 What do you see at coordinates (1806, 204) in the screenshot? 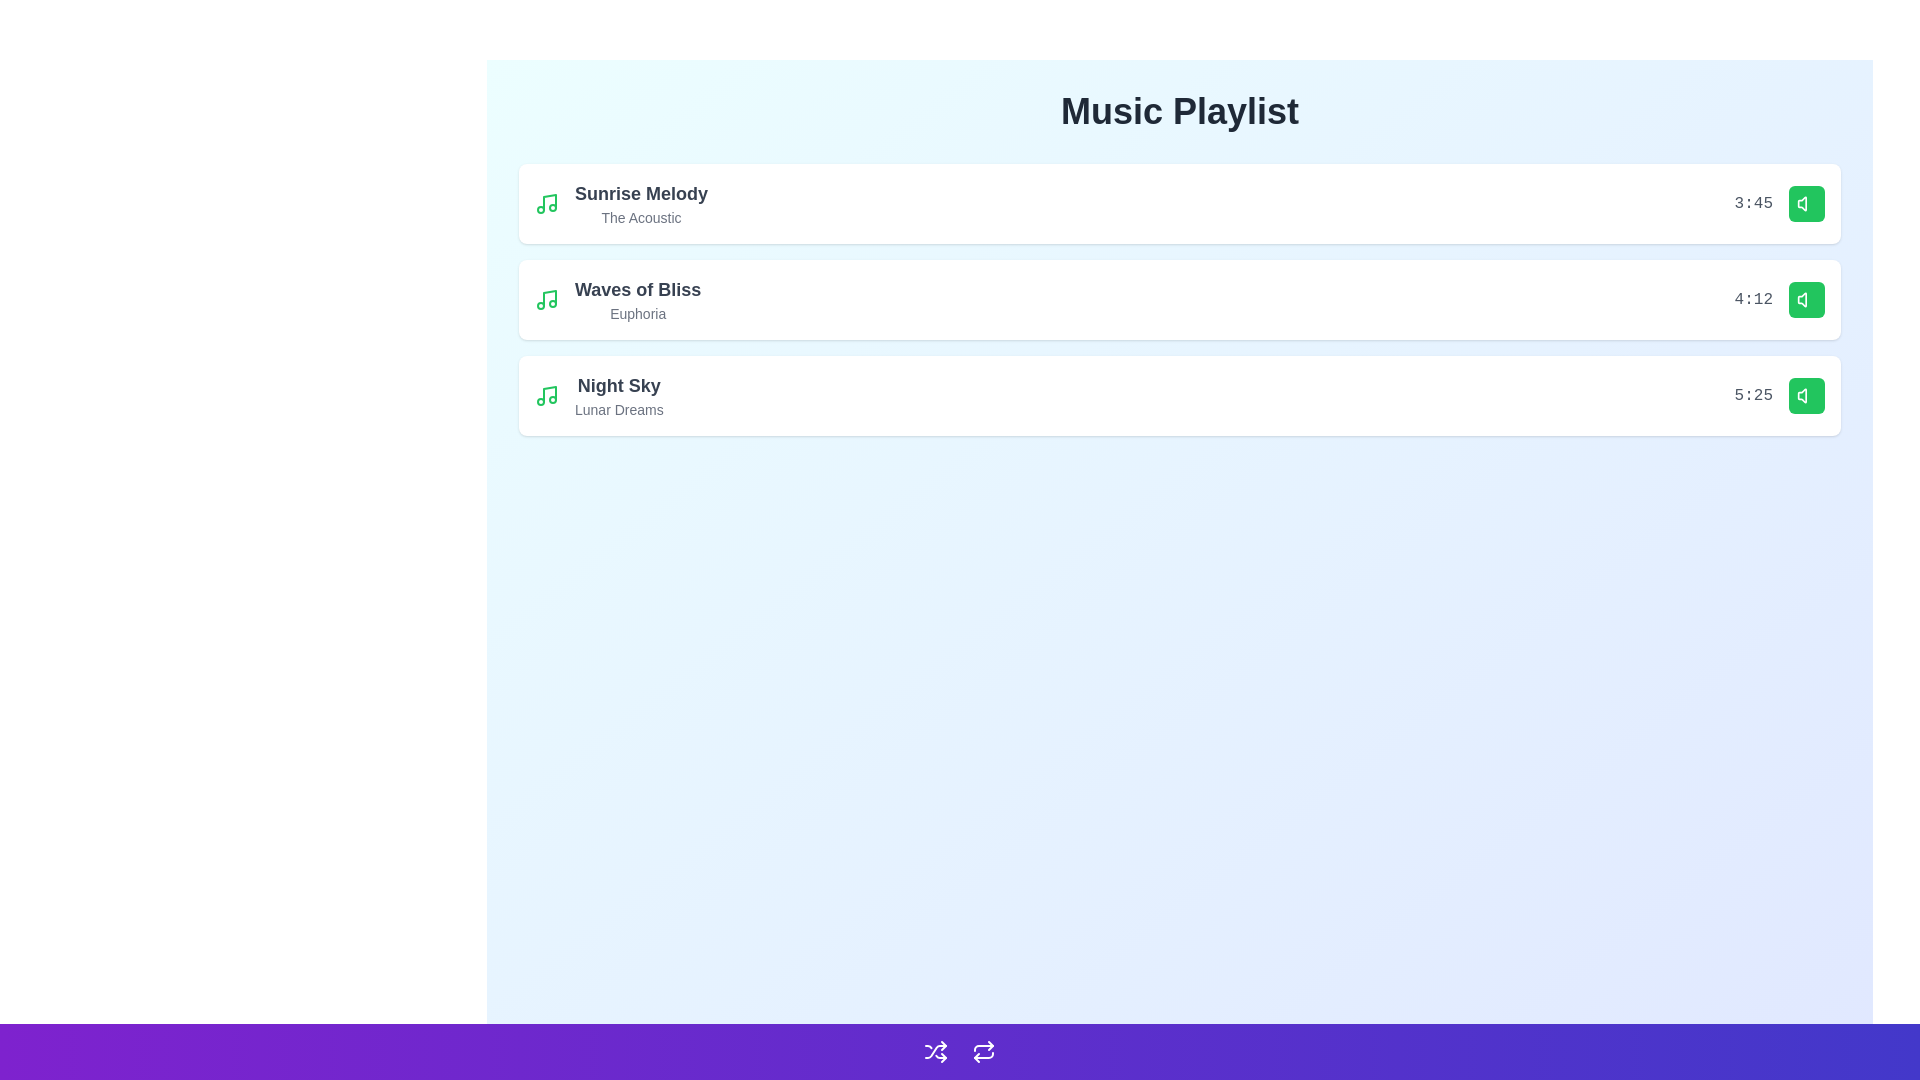
I see `the green button with a white volume icon located to the right of the '3:45' text in the first row of playlist entries` at bounding box center [1806, 204].